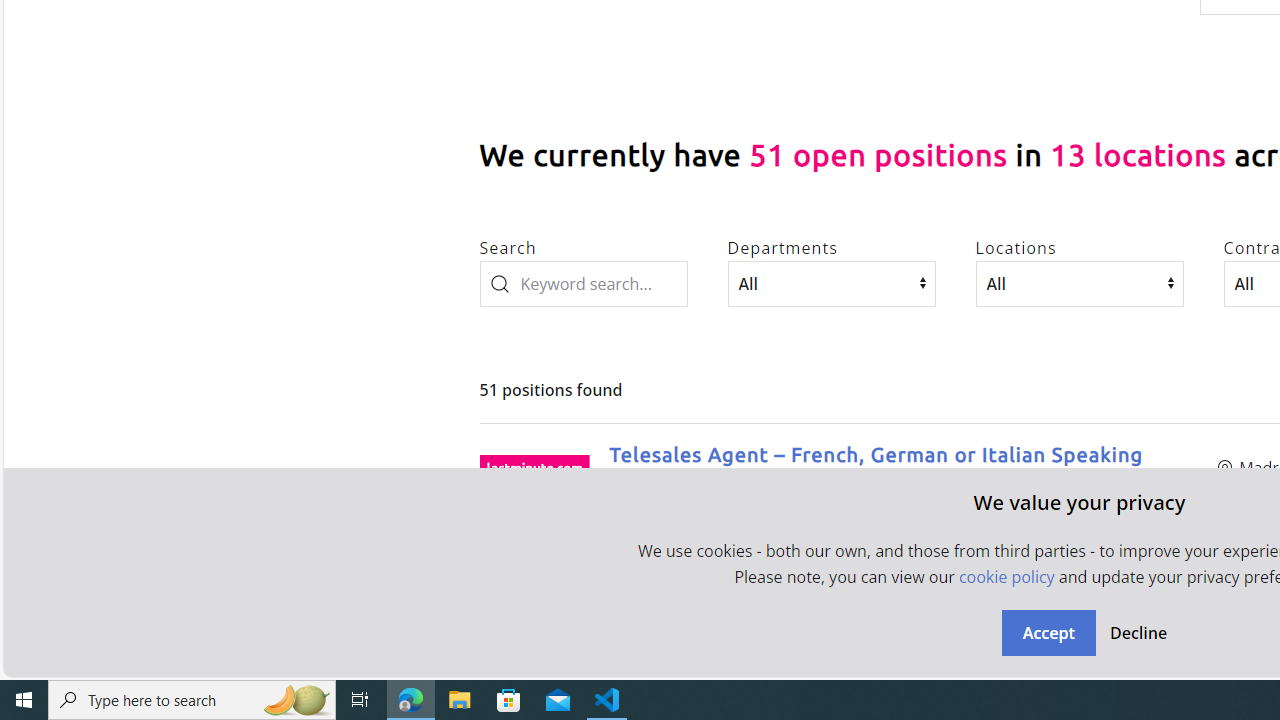 The height and width of the screenshot is (720, 1280). I want to click on 'cookie policy', so click(1006, 577).